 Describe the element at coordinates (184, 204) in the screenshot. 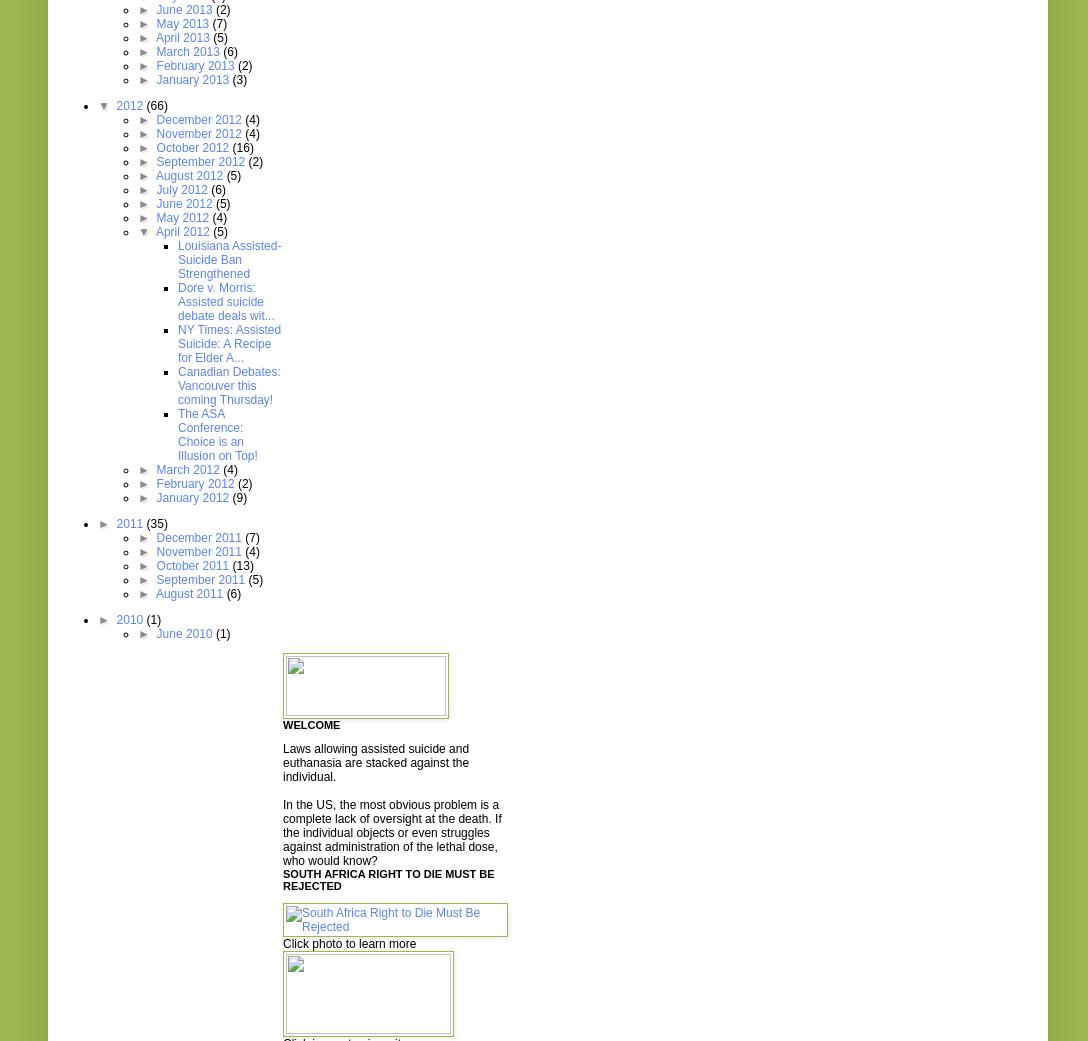

I see `'June 2012'` at that location.